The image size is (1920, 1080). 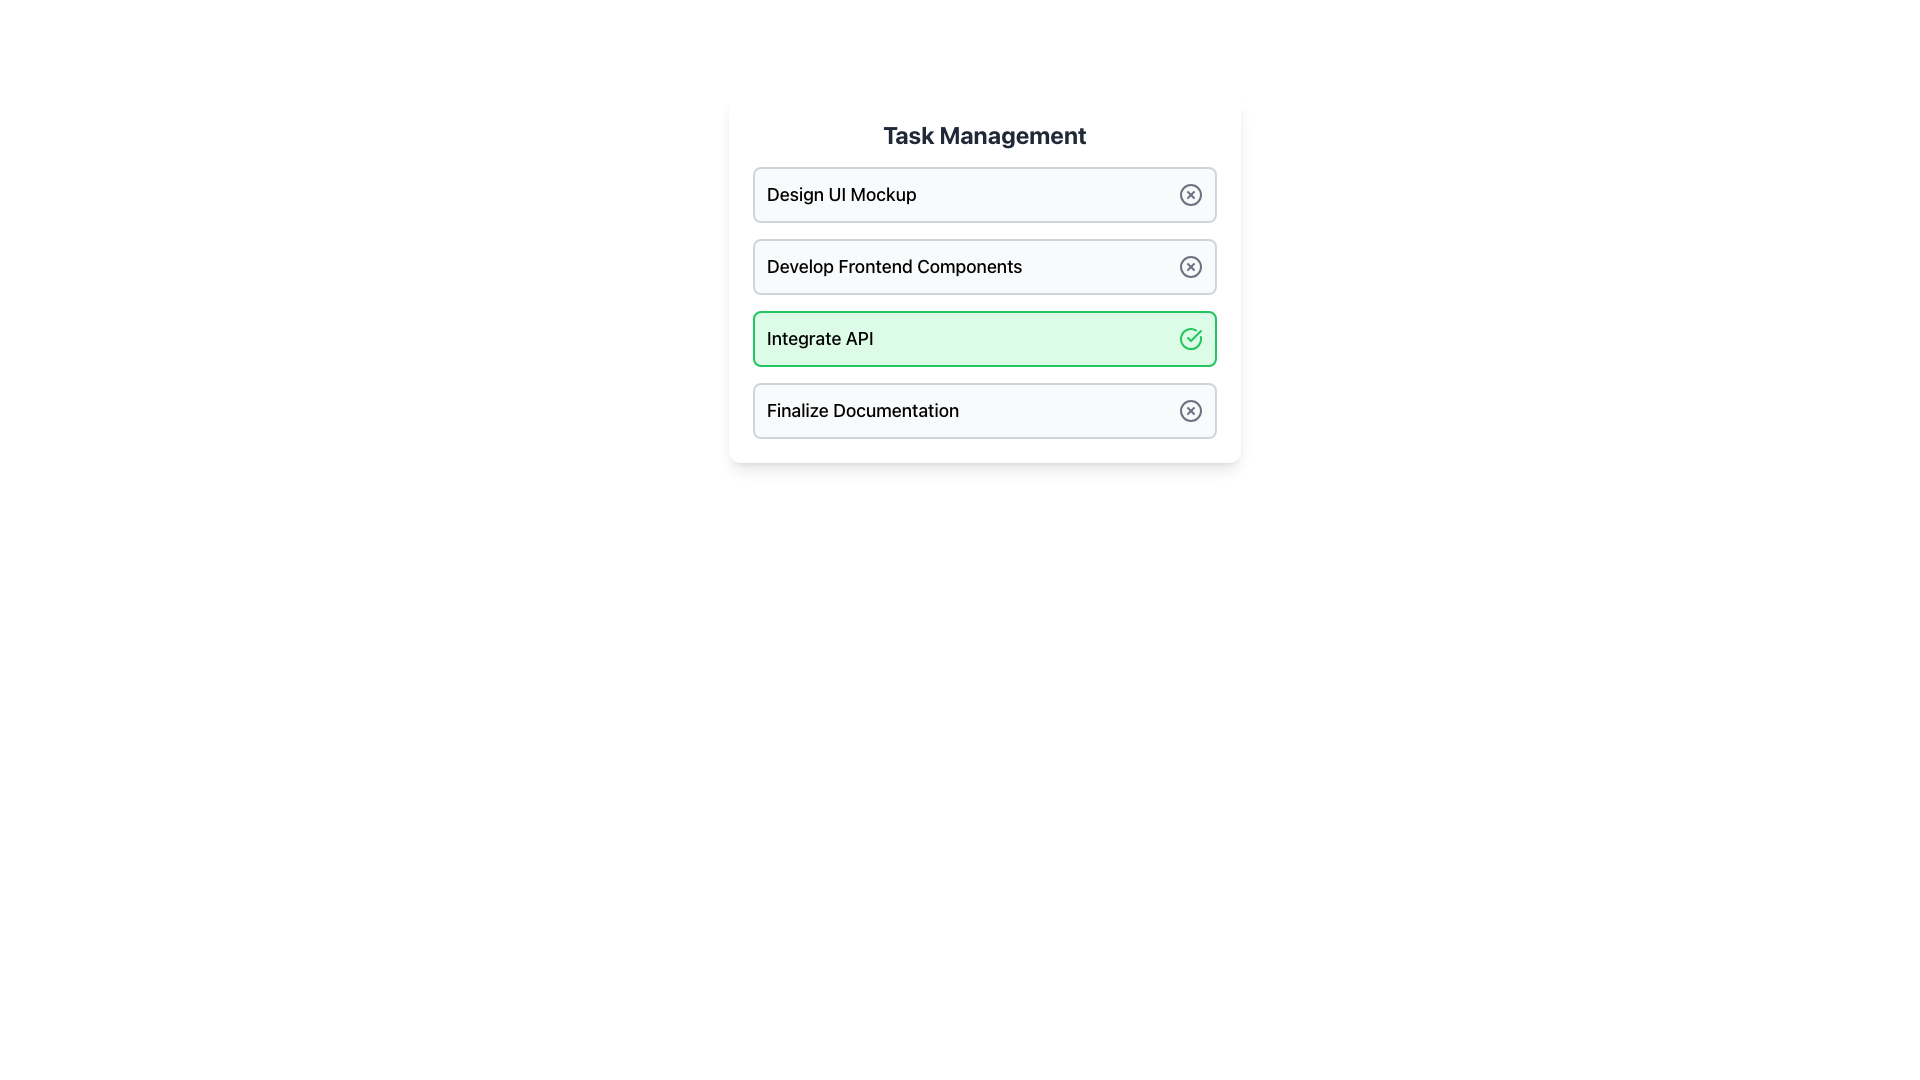 What do you see at coordinates (984, 195) in the screenshot?
I see `the first task entry in the task management interface` at bounding box center [984, 195].